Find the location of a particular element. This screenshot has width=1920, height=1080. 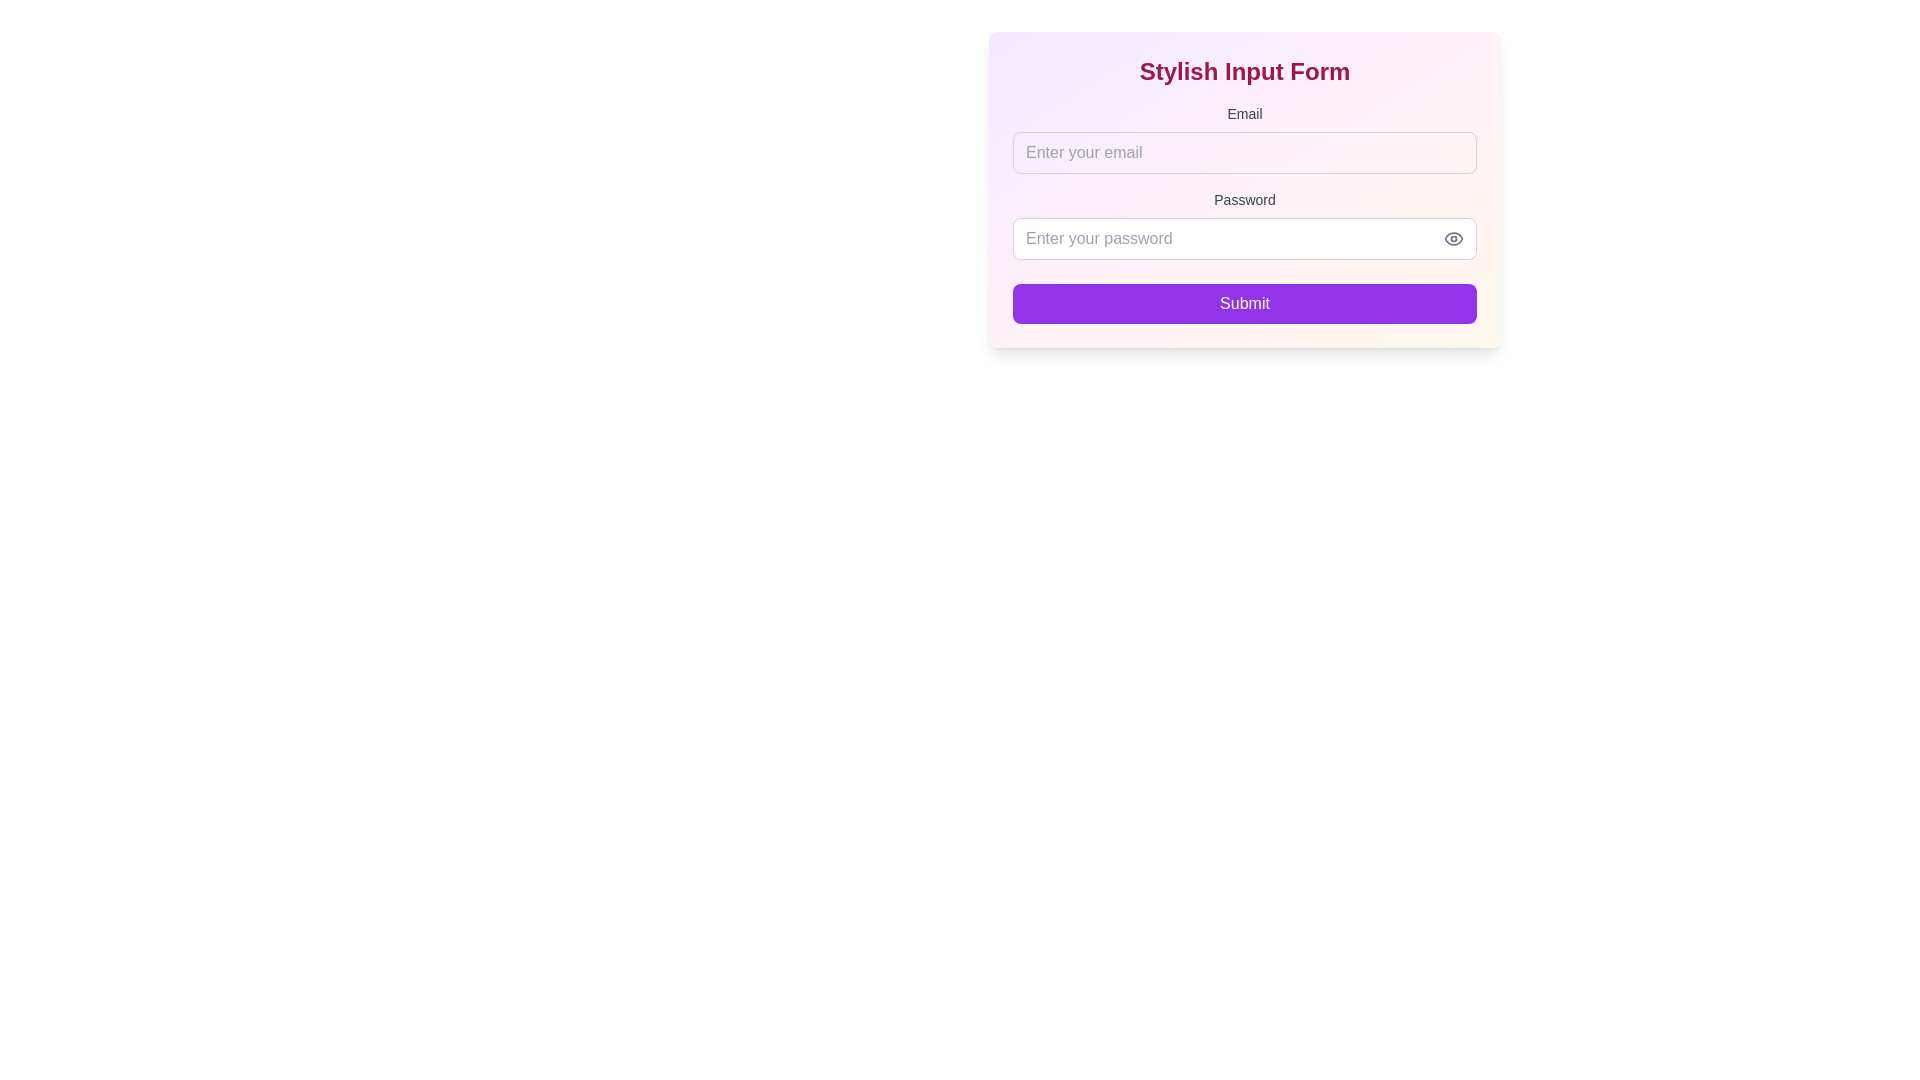

the eye icon button is located at coordinates (1454, 238).